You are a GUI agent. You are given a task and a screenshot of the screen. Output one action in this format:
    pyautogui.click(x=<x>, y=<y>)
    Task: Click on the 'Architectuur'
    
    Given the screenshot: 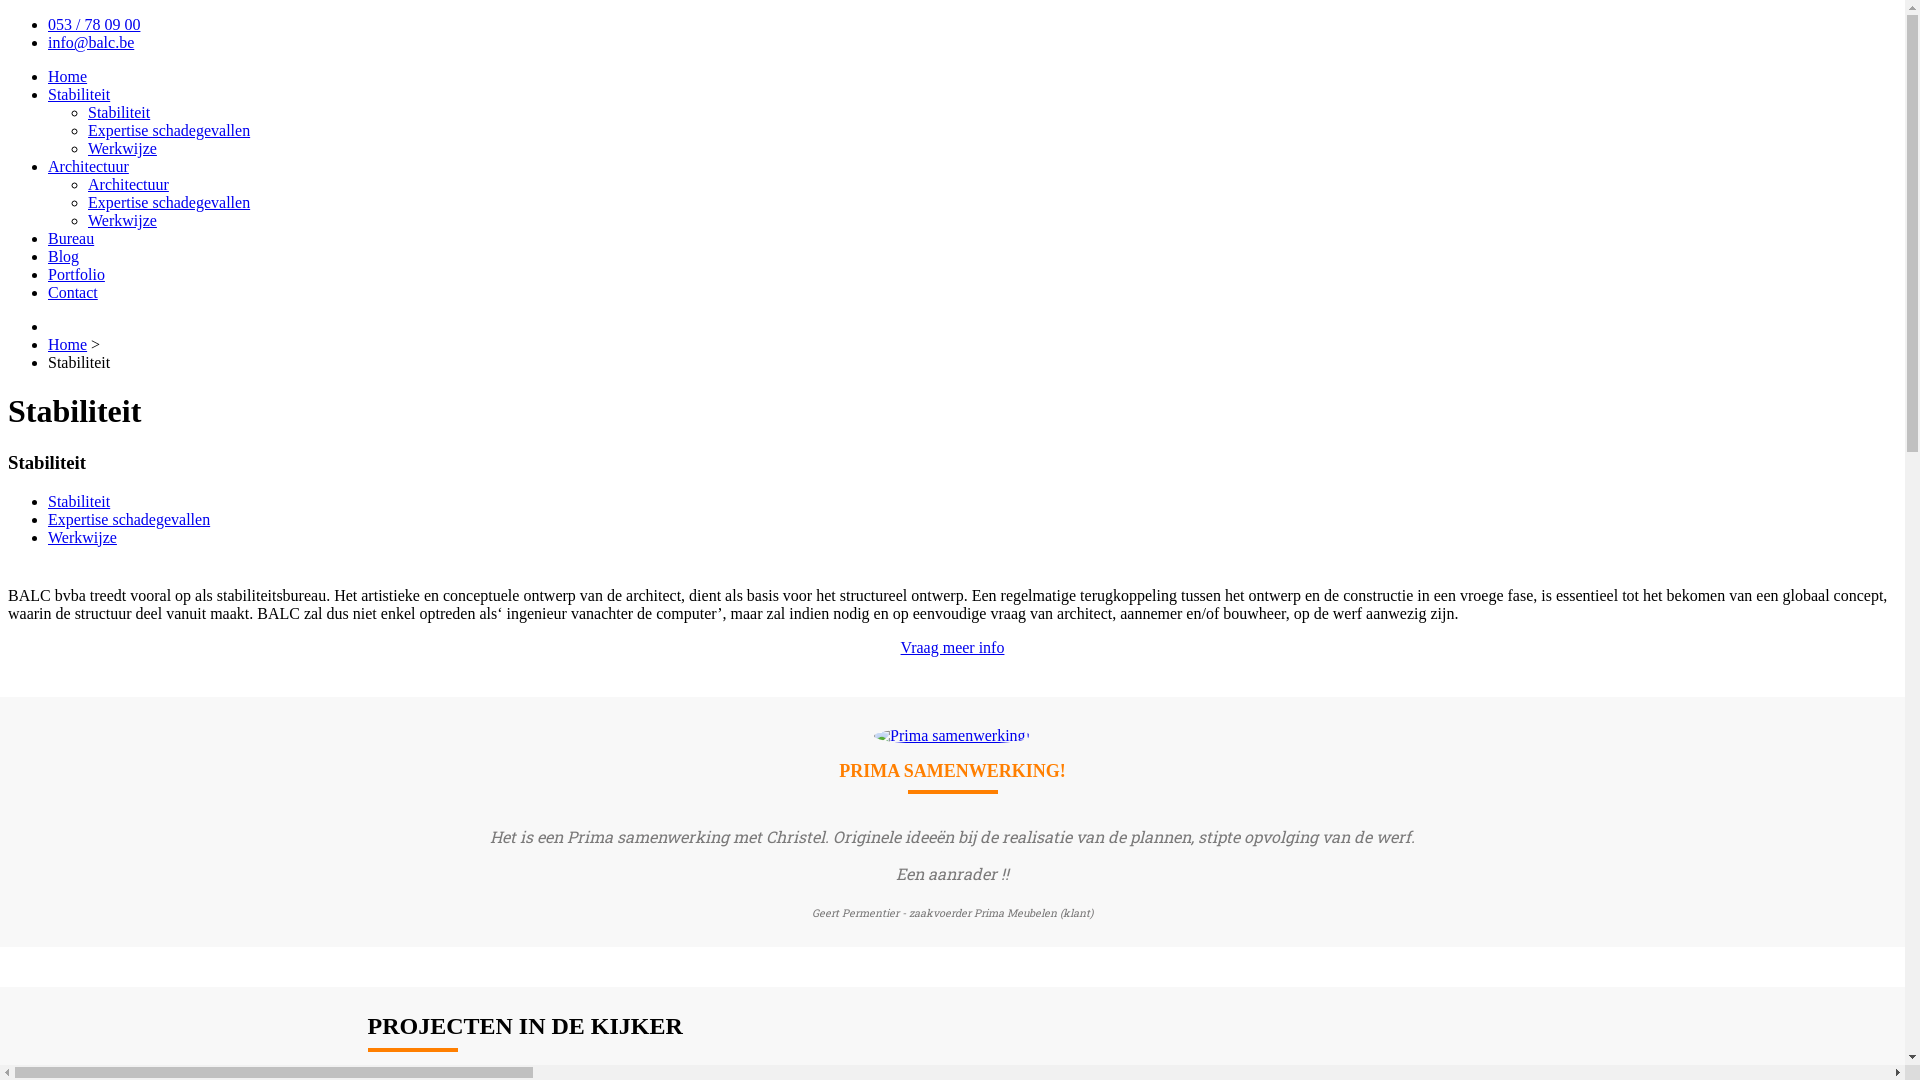 What is the action you would take?
    pyautogui.click(x=127, y=184)
    